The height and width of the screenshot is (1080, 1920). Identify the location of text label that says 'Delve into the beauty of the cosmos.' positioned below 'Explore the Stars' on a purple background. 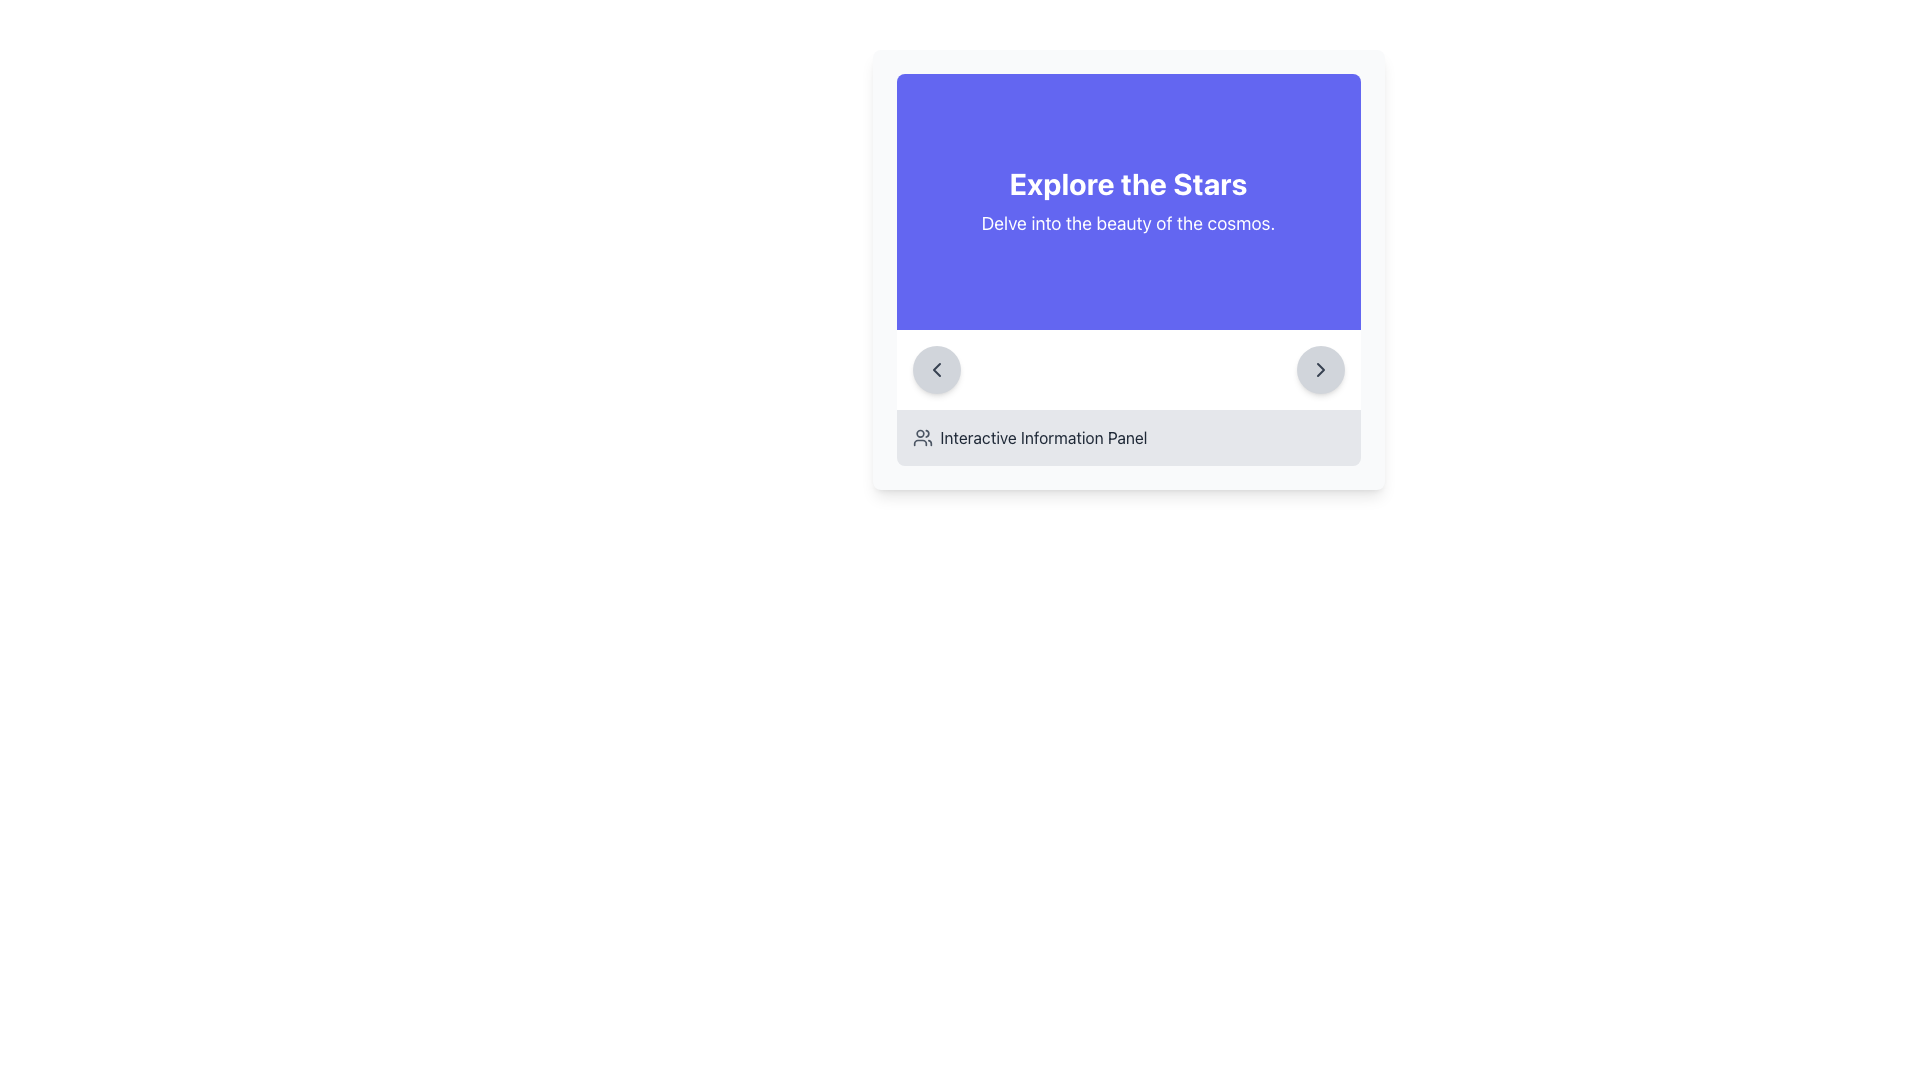
(1128, 223).